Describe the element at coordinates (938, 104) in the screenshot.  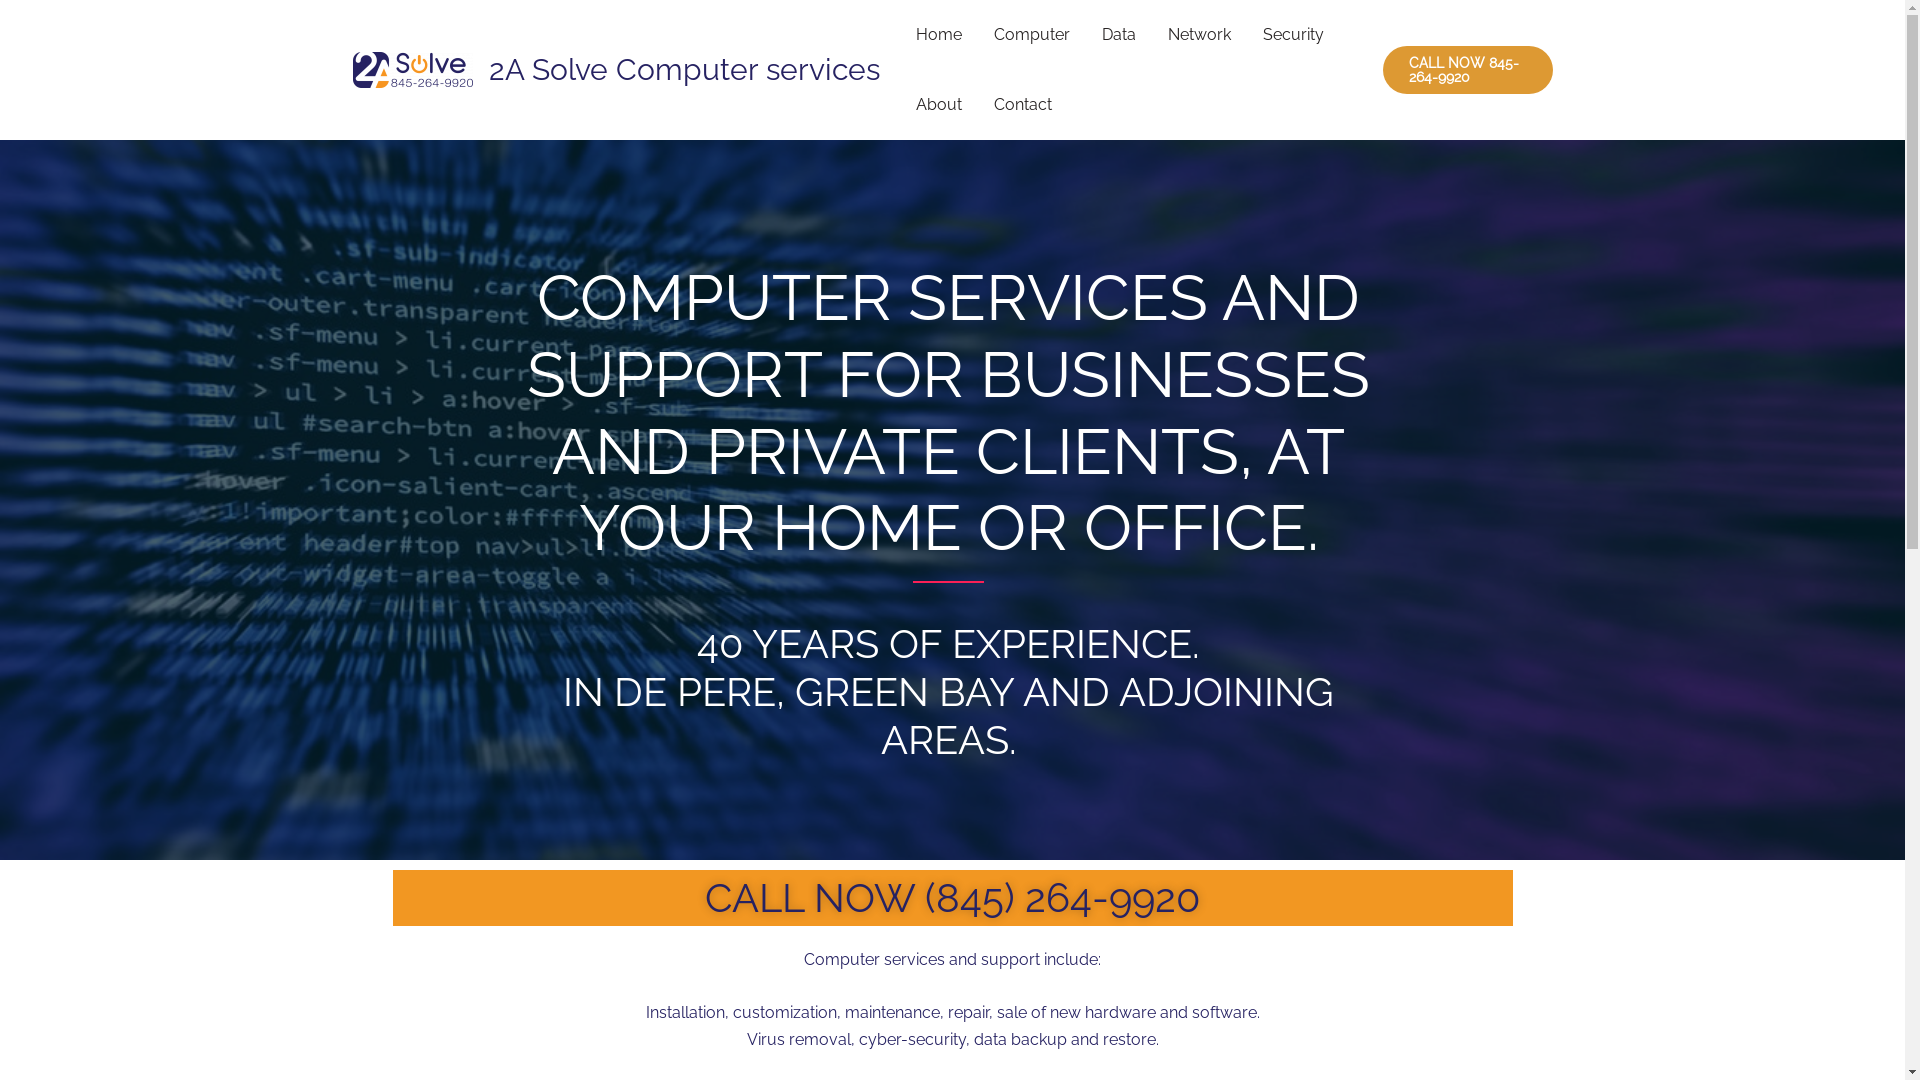
I see `'About'` at that location.